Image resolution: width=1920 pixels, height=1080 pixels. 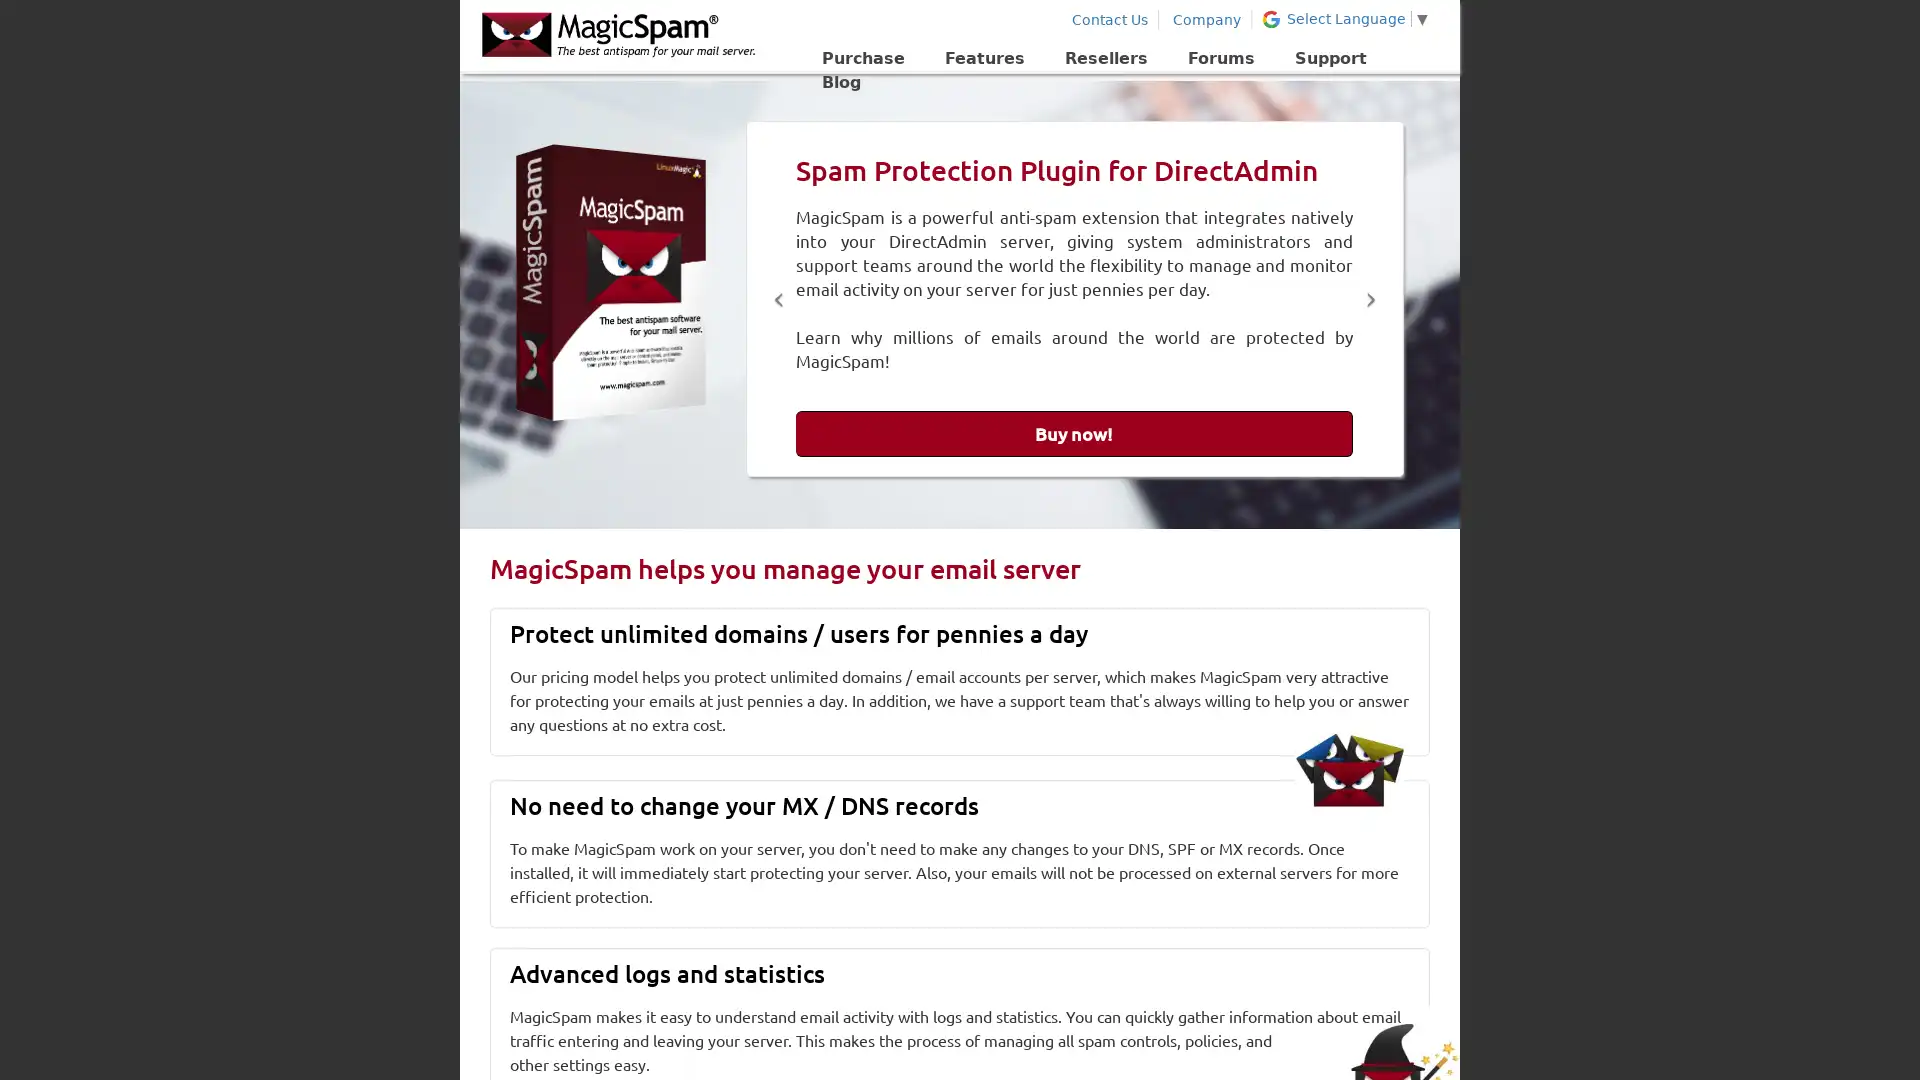 I want to click on Buy now!, so click(x=1073, y=433).